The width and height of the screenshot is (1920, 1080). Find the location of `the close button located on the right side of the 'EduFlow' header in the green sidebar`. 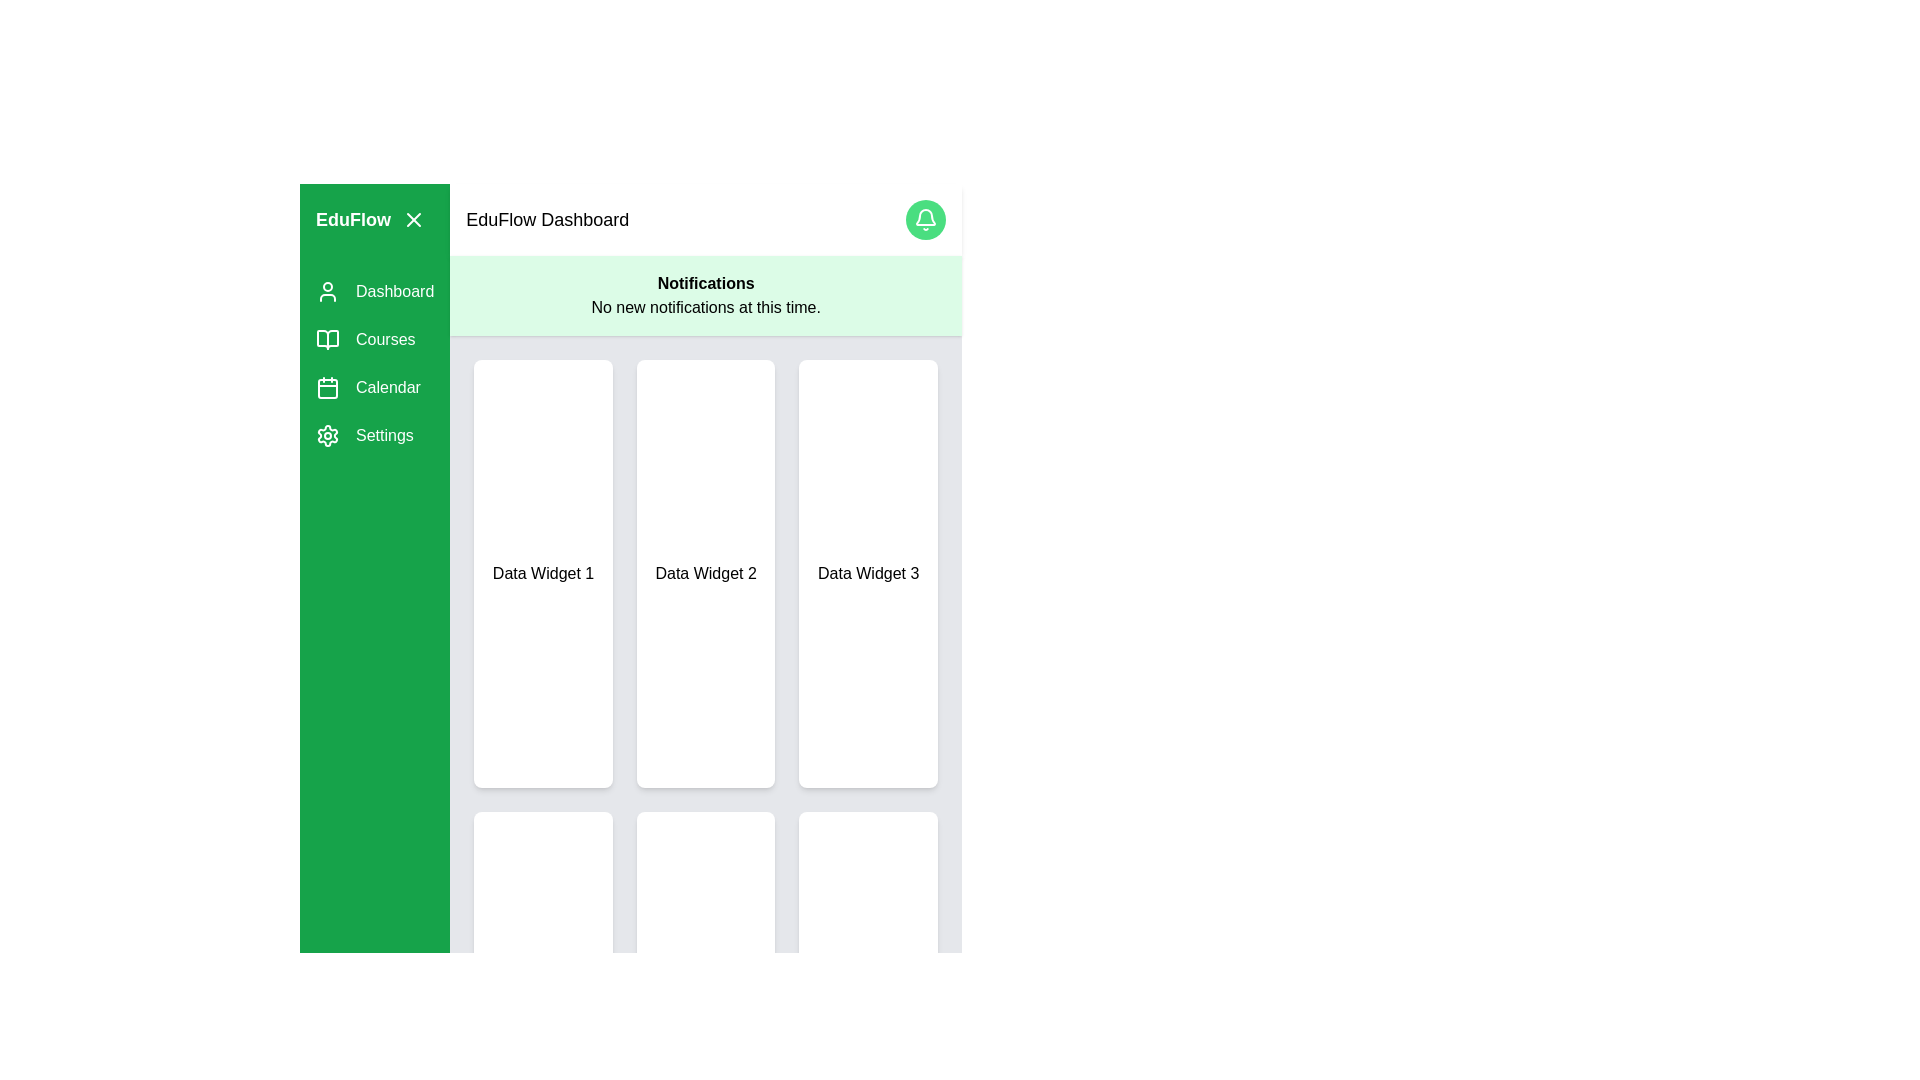

the close button located on the right side of the 'EduFlow' header in the green sidebar is located at coordinates (413, 219).